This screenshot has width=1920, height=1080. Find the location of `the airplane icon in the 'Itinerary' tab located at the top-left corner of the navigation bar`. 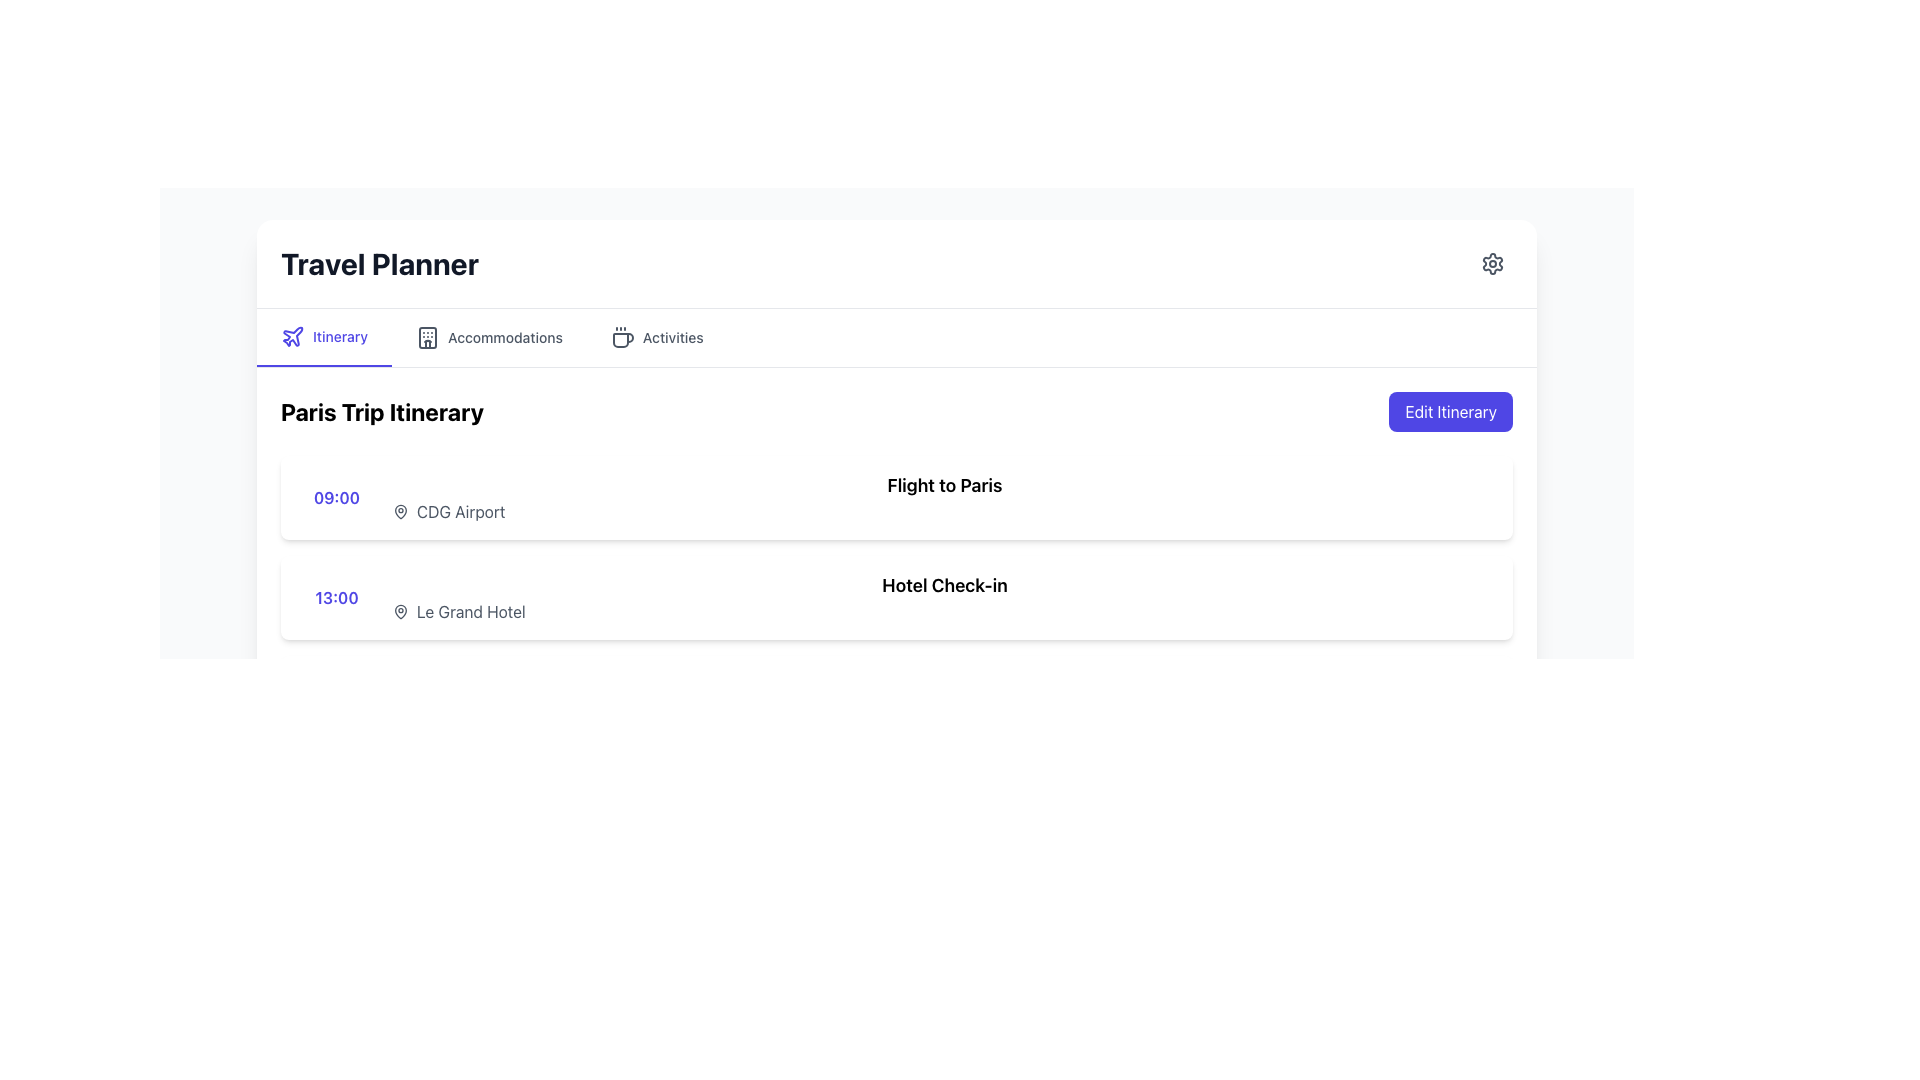

the airplane icon in the 'Itinerary' tab located at the top-left corner of the navigation bar is located at coordinates (291, 335).